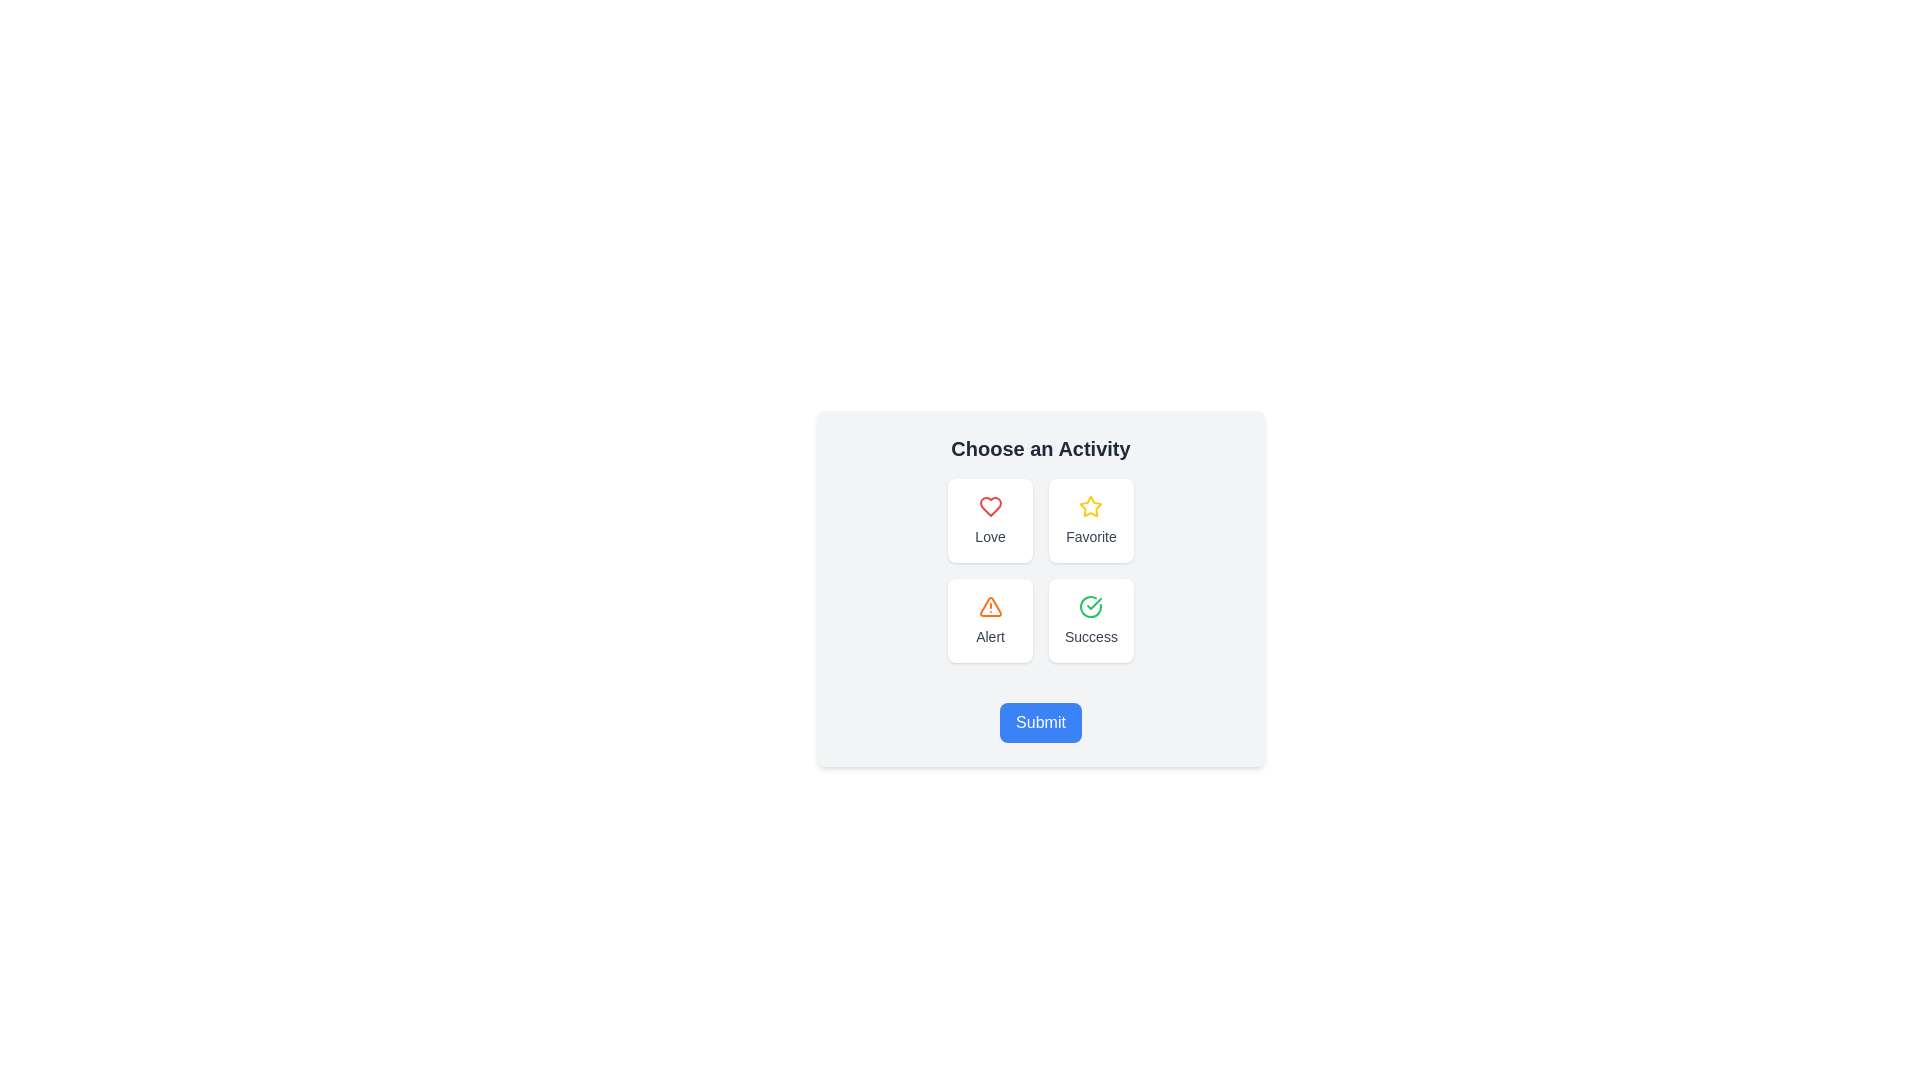 Image resolution: width=1920 pixels, height=1080 pixels. I want to click on the 'Favorite' text label, which is styled with a small font size and gray color, located below the yellow star icon in the top-right box of a 2x2 grid, so click(1090, 535).